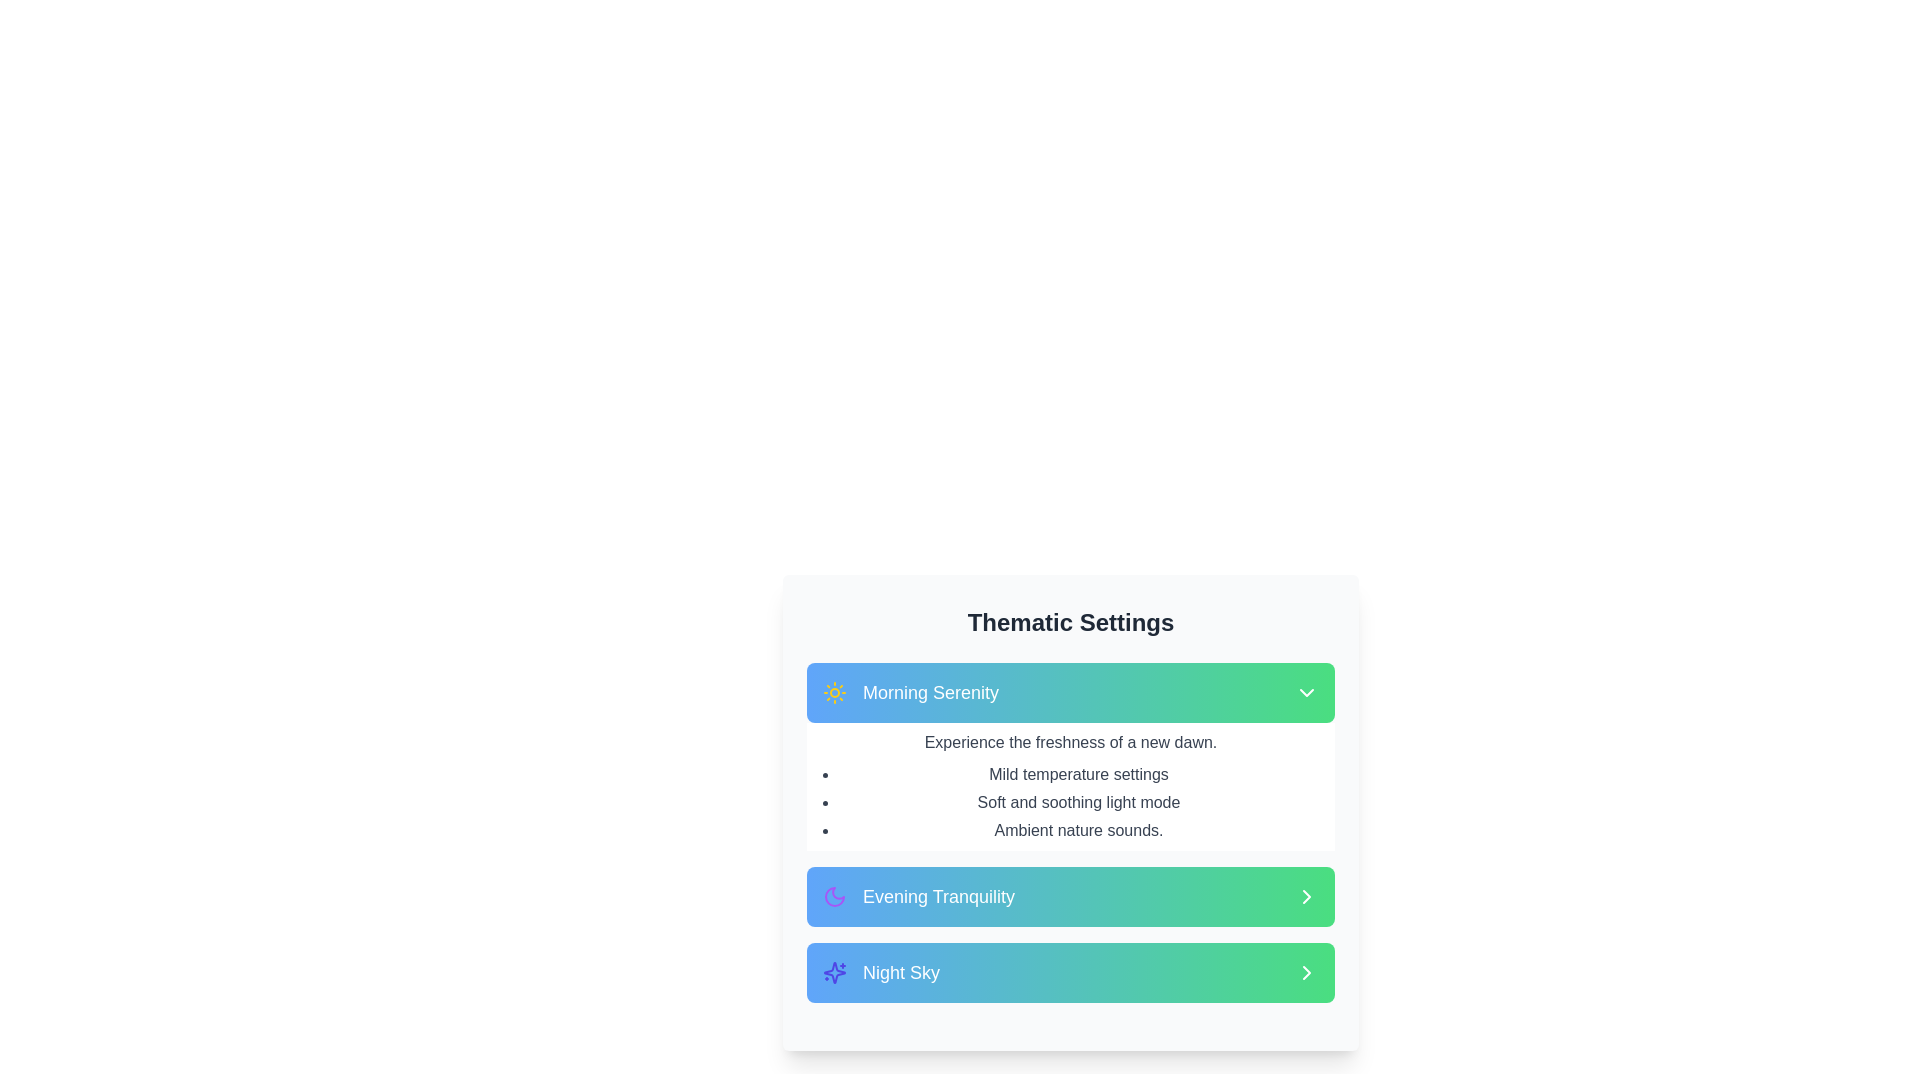  I want to click on the right-direction arrow icon in the 'Night Sky' section, so click(1306, 971).